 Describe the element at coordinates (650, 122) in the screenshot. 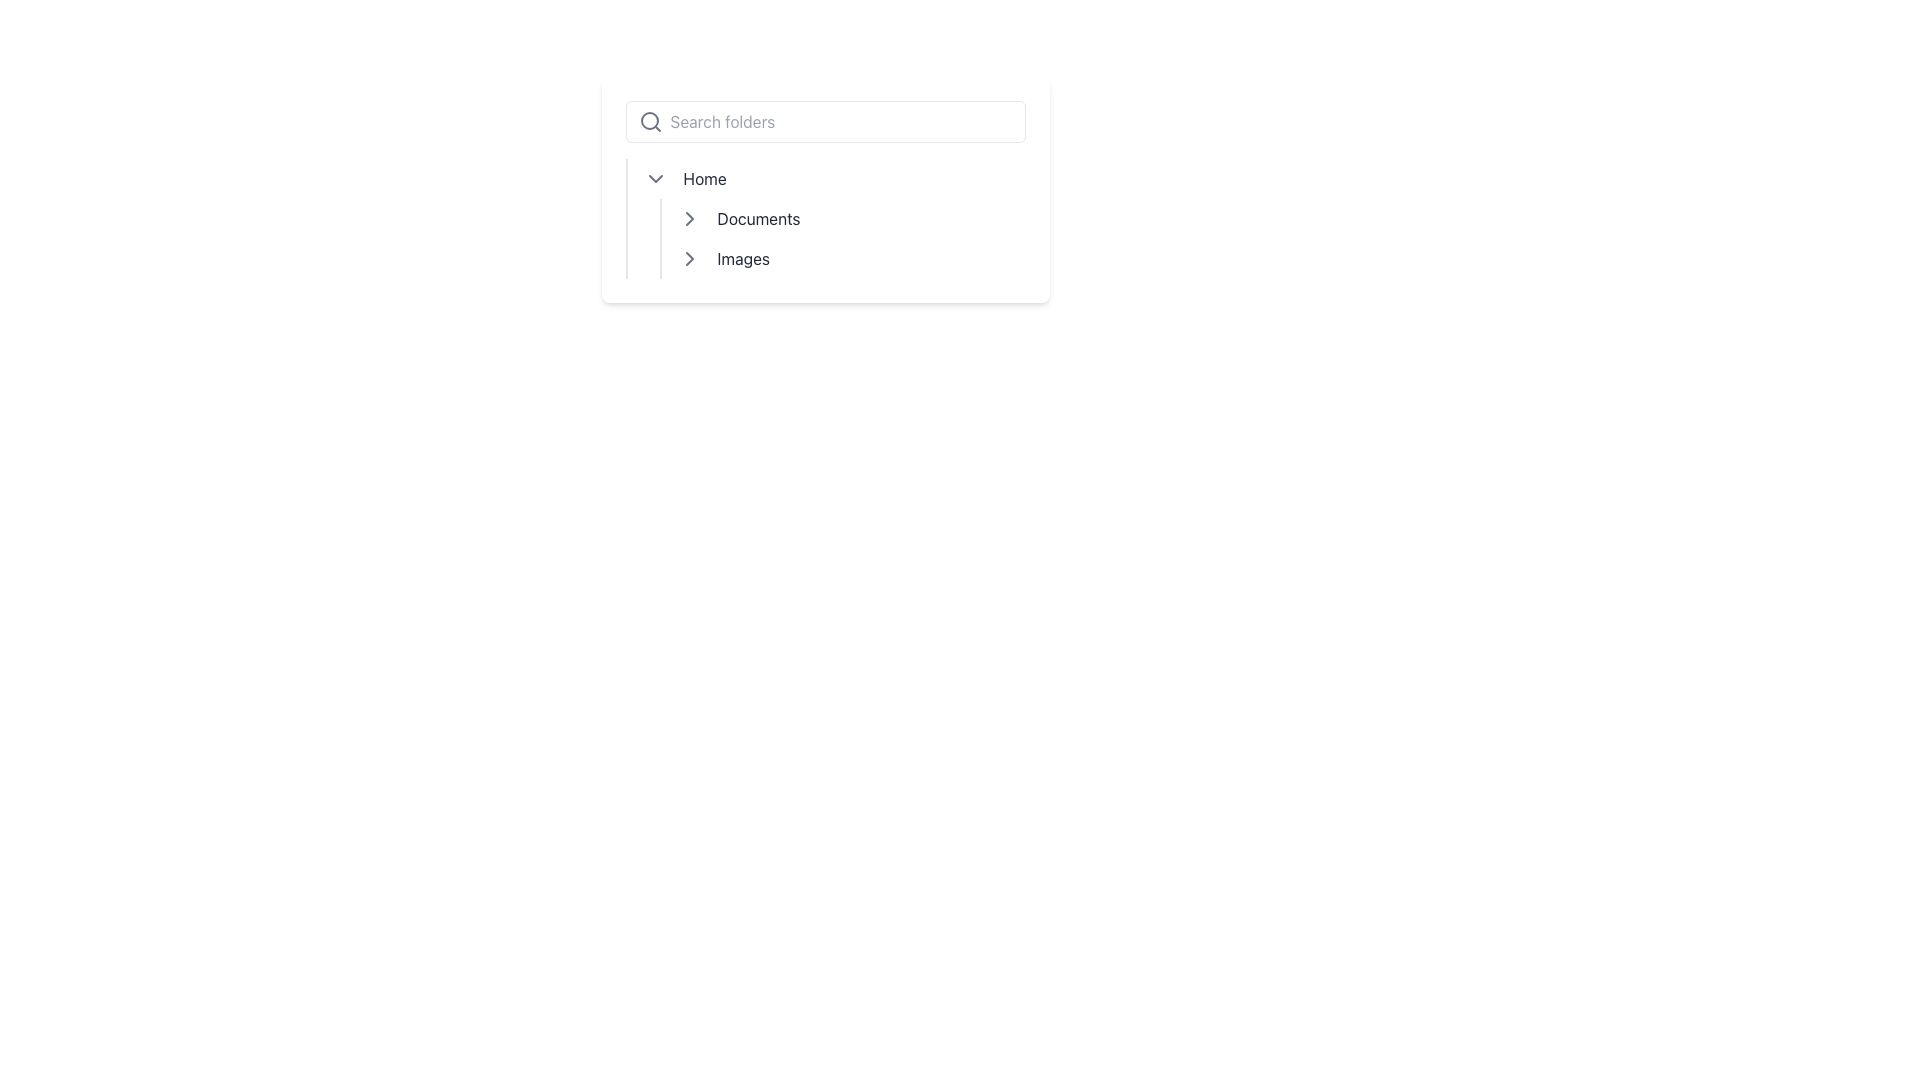

I see `the magnifying glass icon located at the left side of the search bar` at that location.